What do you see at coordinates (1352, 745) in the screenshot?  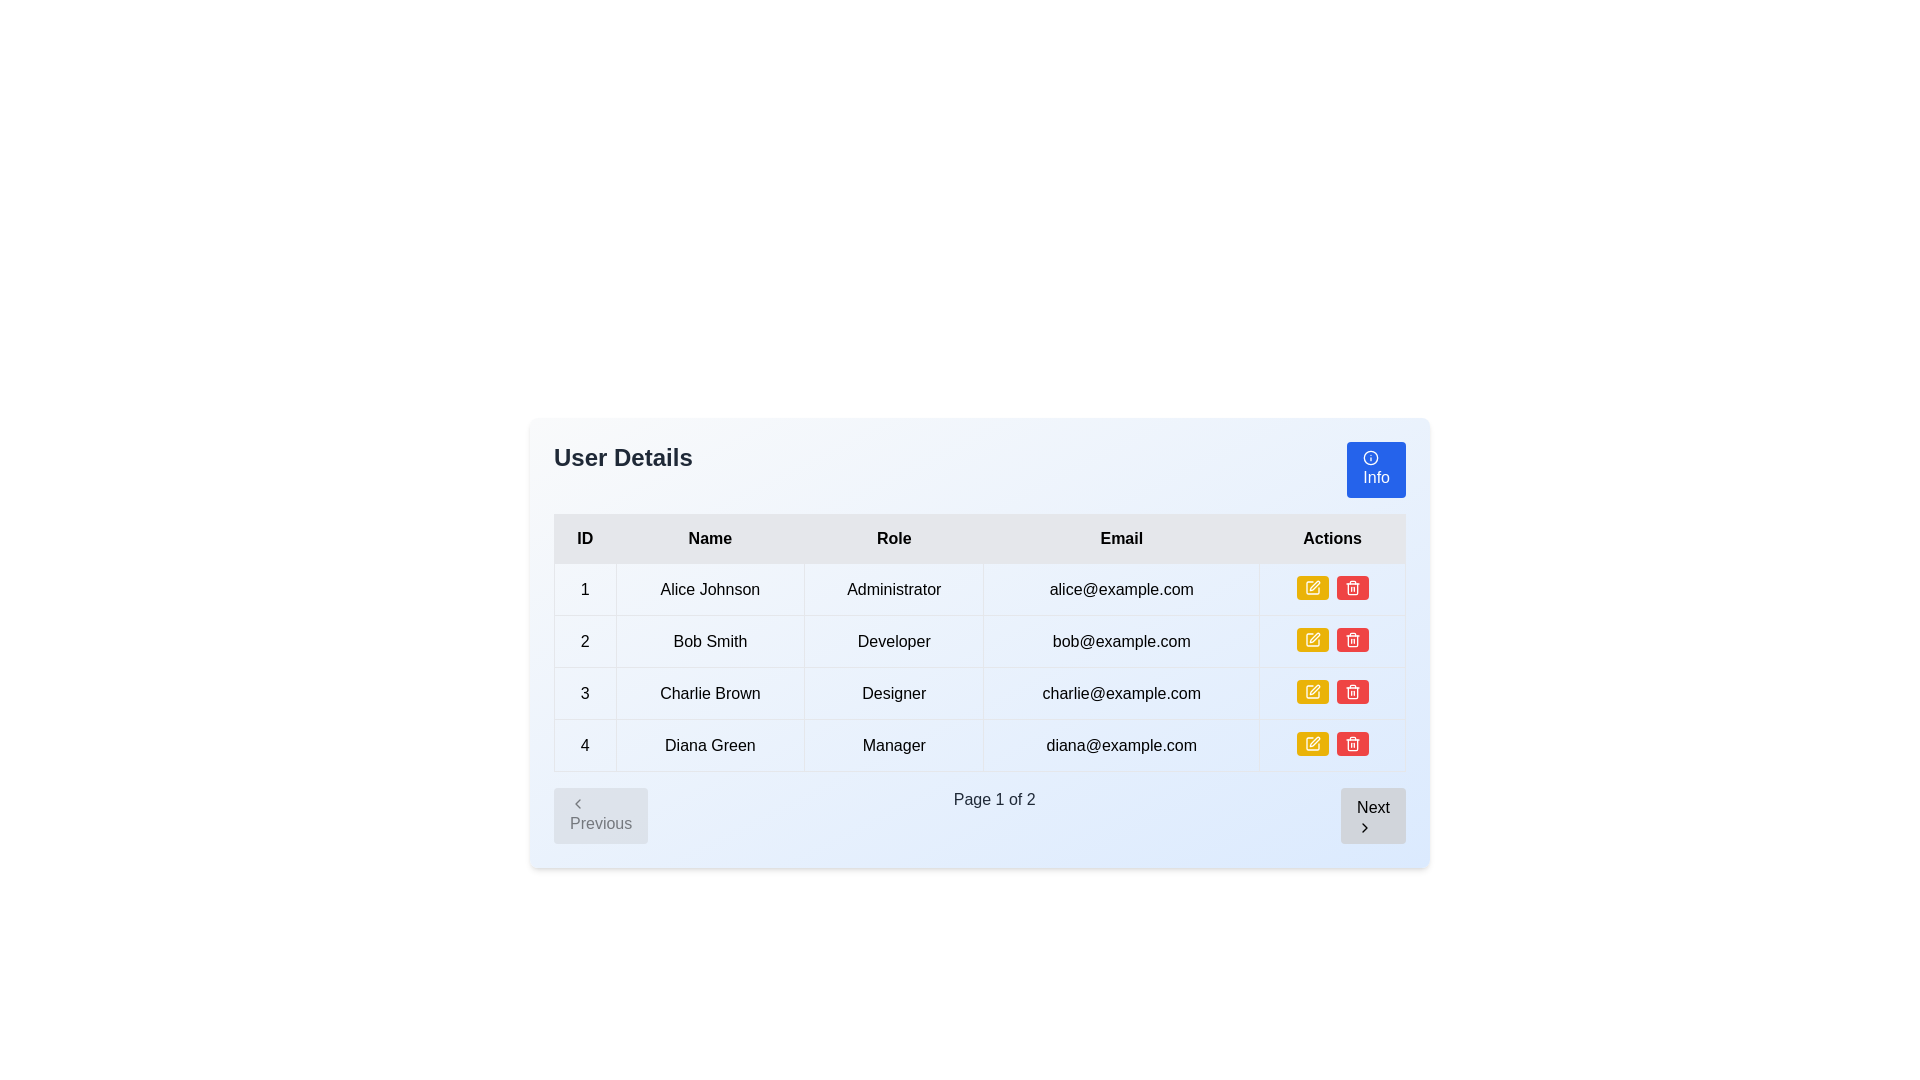 I see `the trash icon component in the 'Actions' column for the entry of 'Diana Green'` at bounding box center [1352, 745].